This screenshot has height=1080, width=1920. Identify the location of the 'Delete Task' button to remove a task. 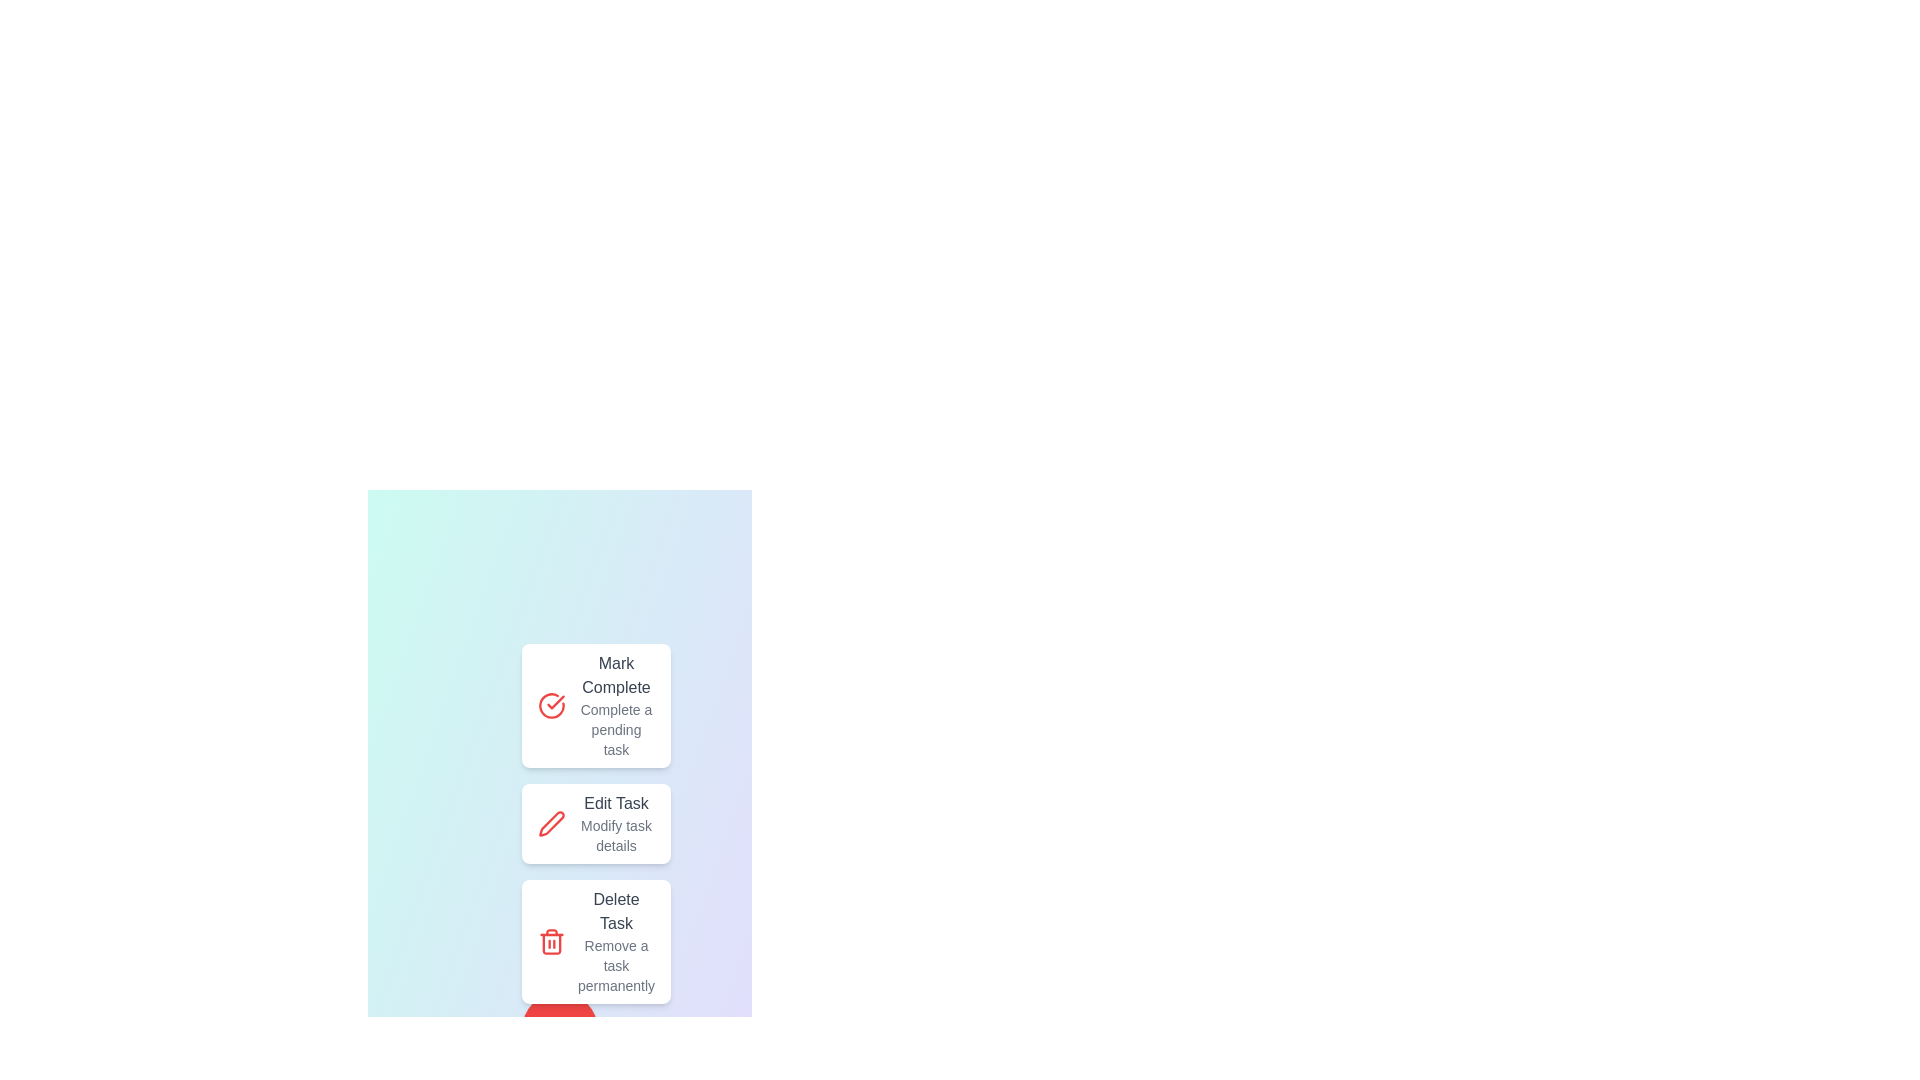
(595, 941).